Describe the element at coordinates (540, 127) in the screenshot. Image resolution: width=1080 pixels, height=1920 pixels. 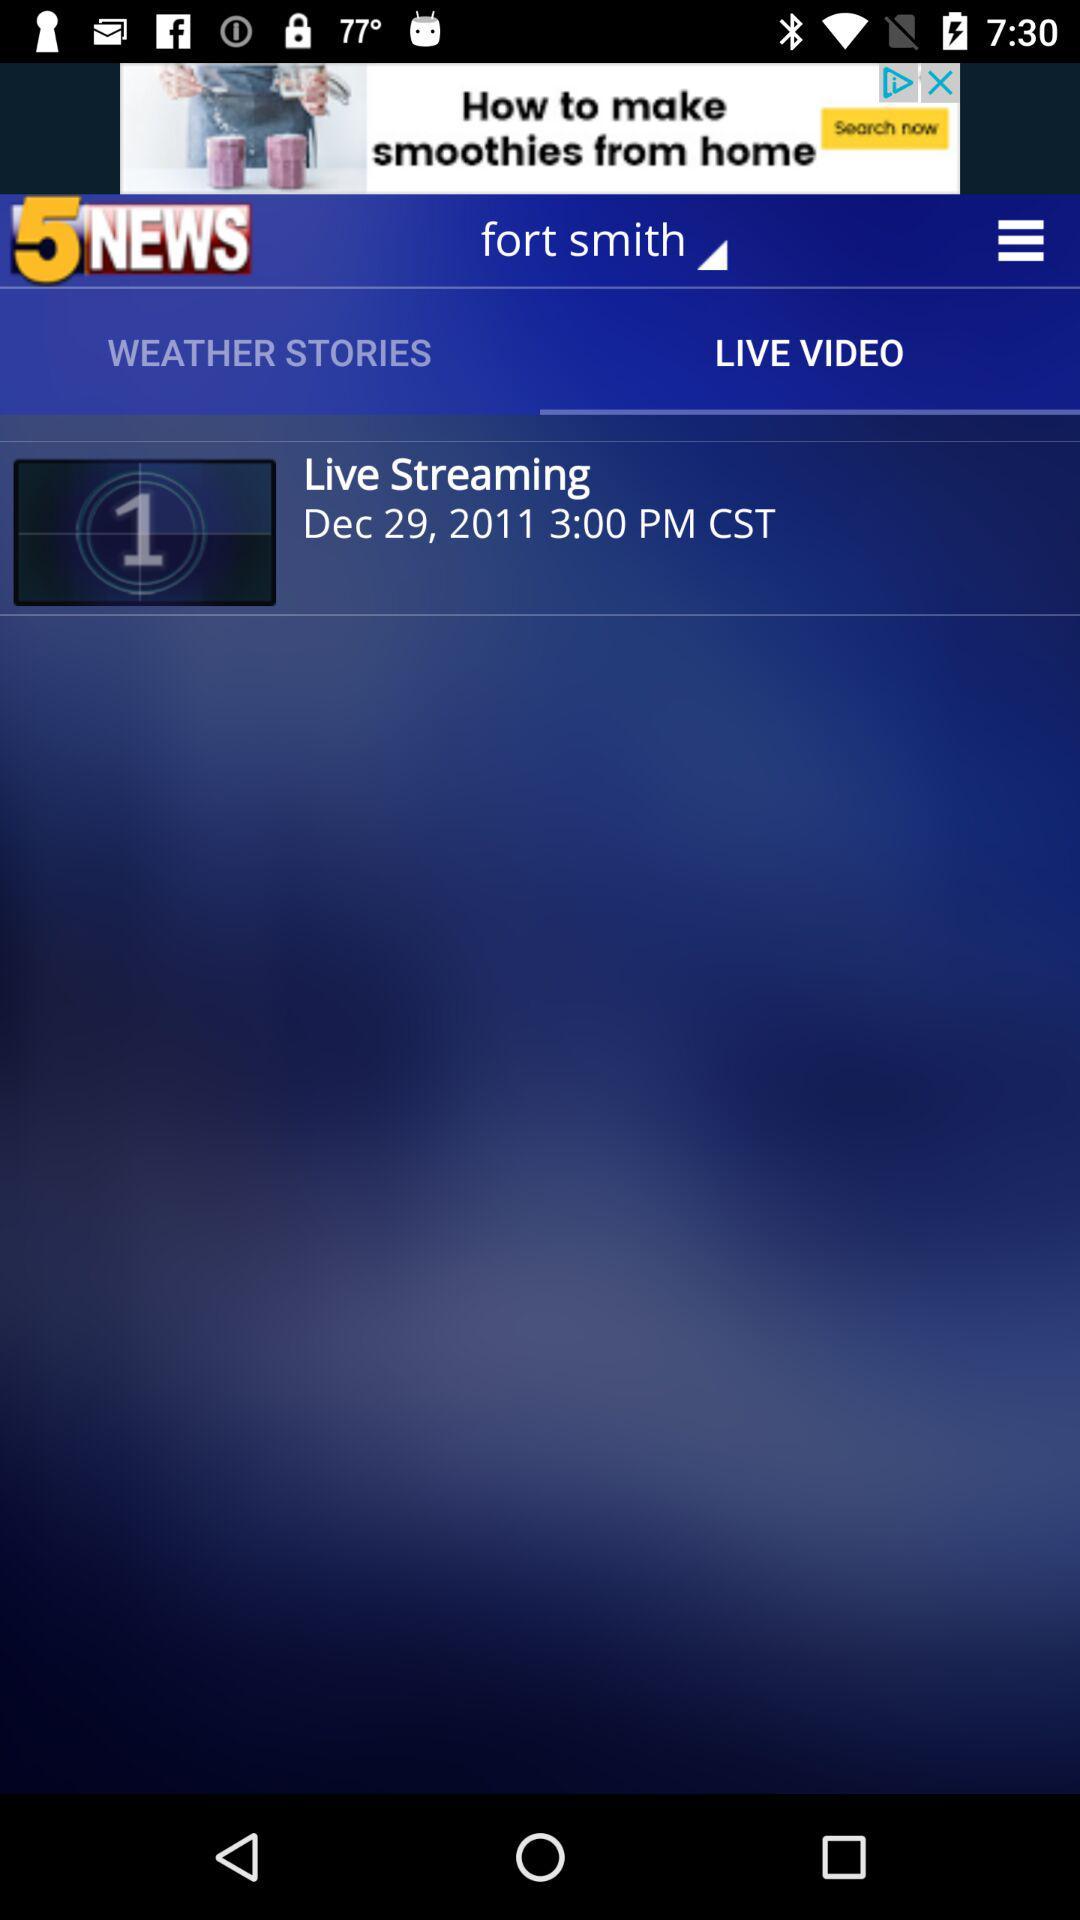
I see `for advertisement` at that location.